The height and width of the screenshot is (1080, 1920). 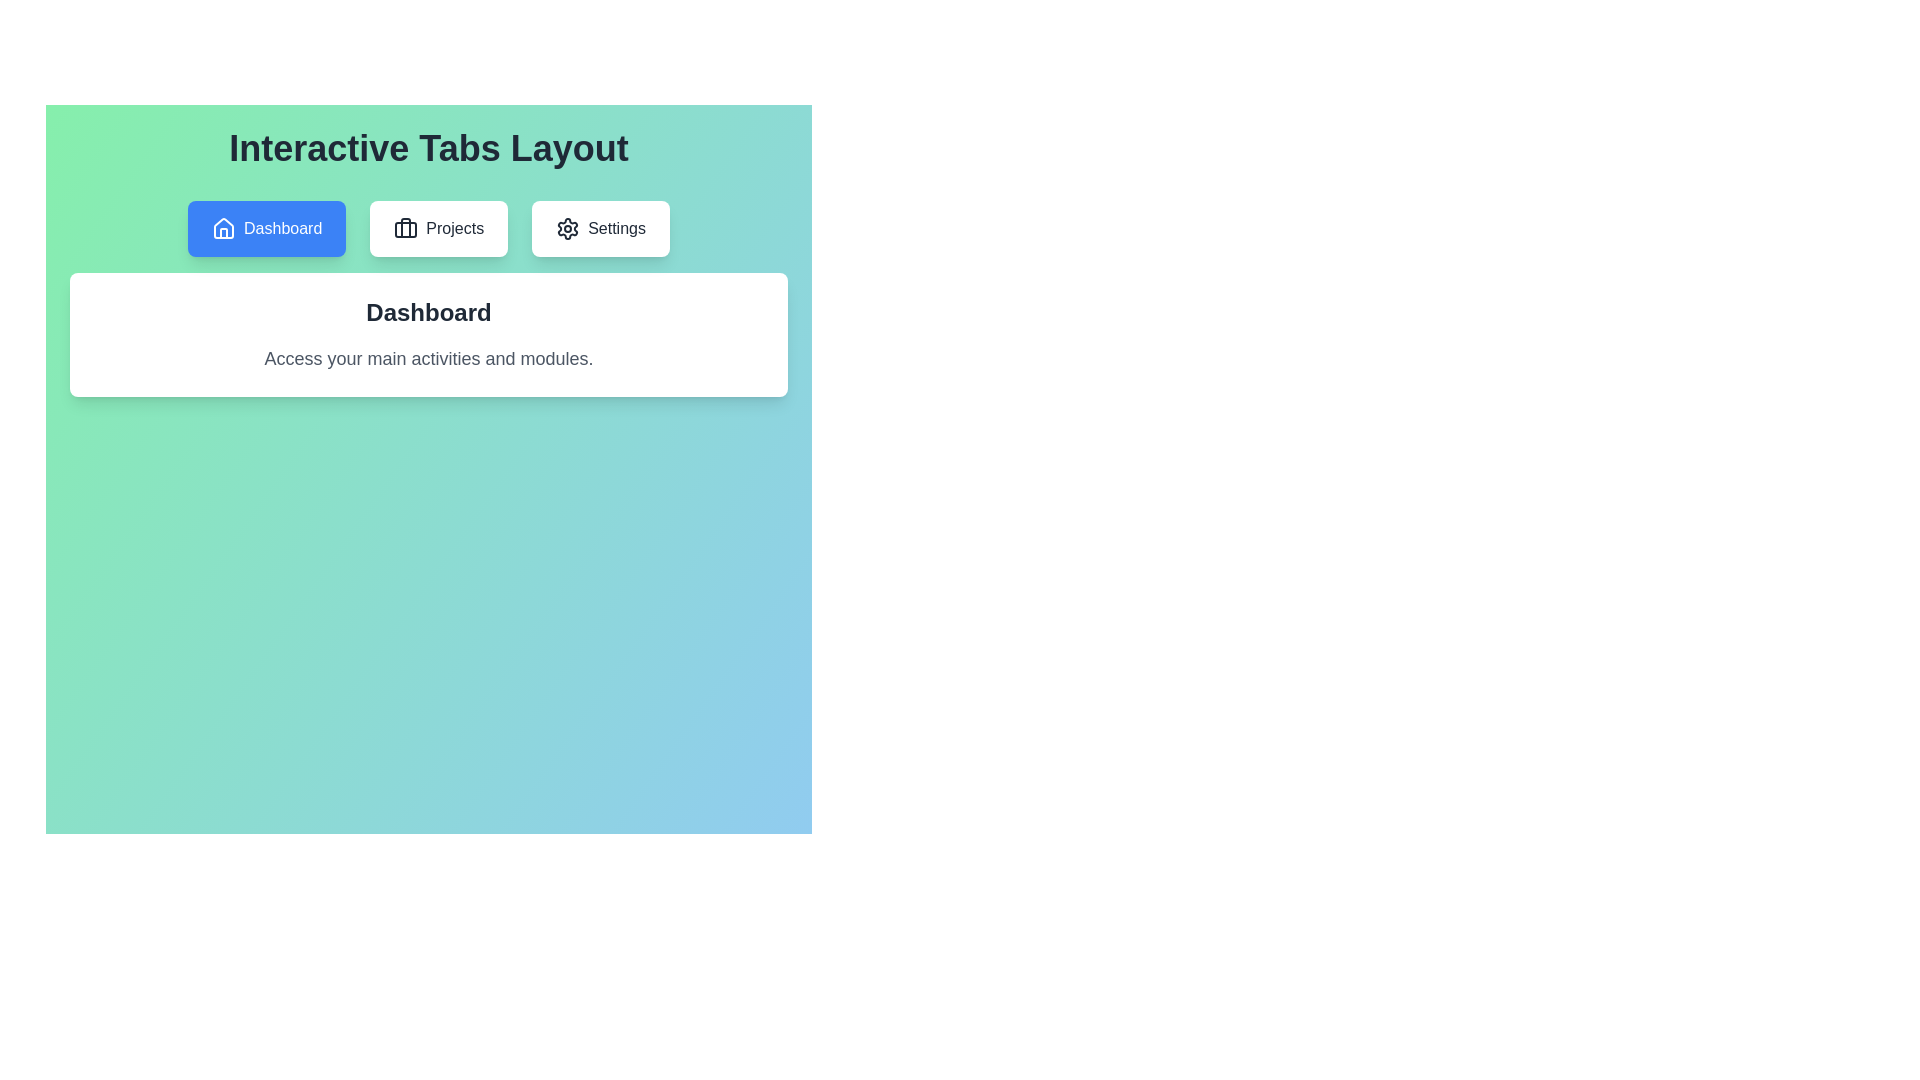 What do you see at coordinates (599, 227) in the screenshot?
I see `the tab labeled Settings to observe its hover effect` at bounding box center [599, 227].